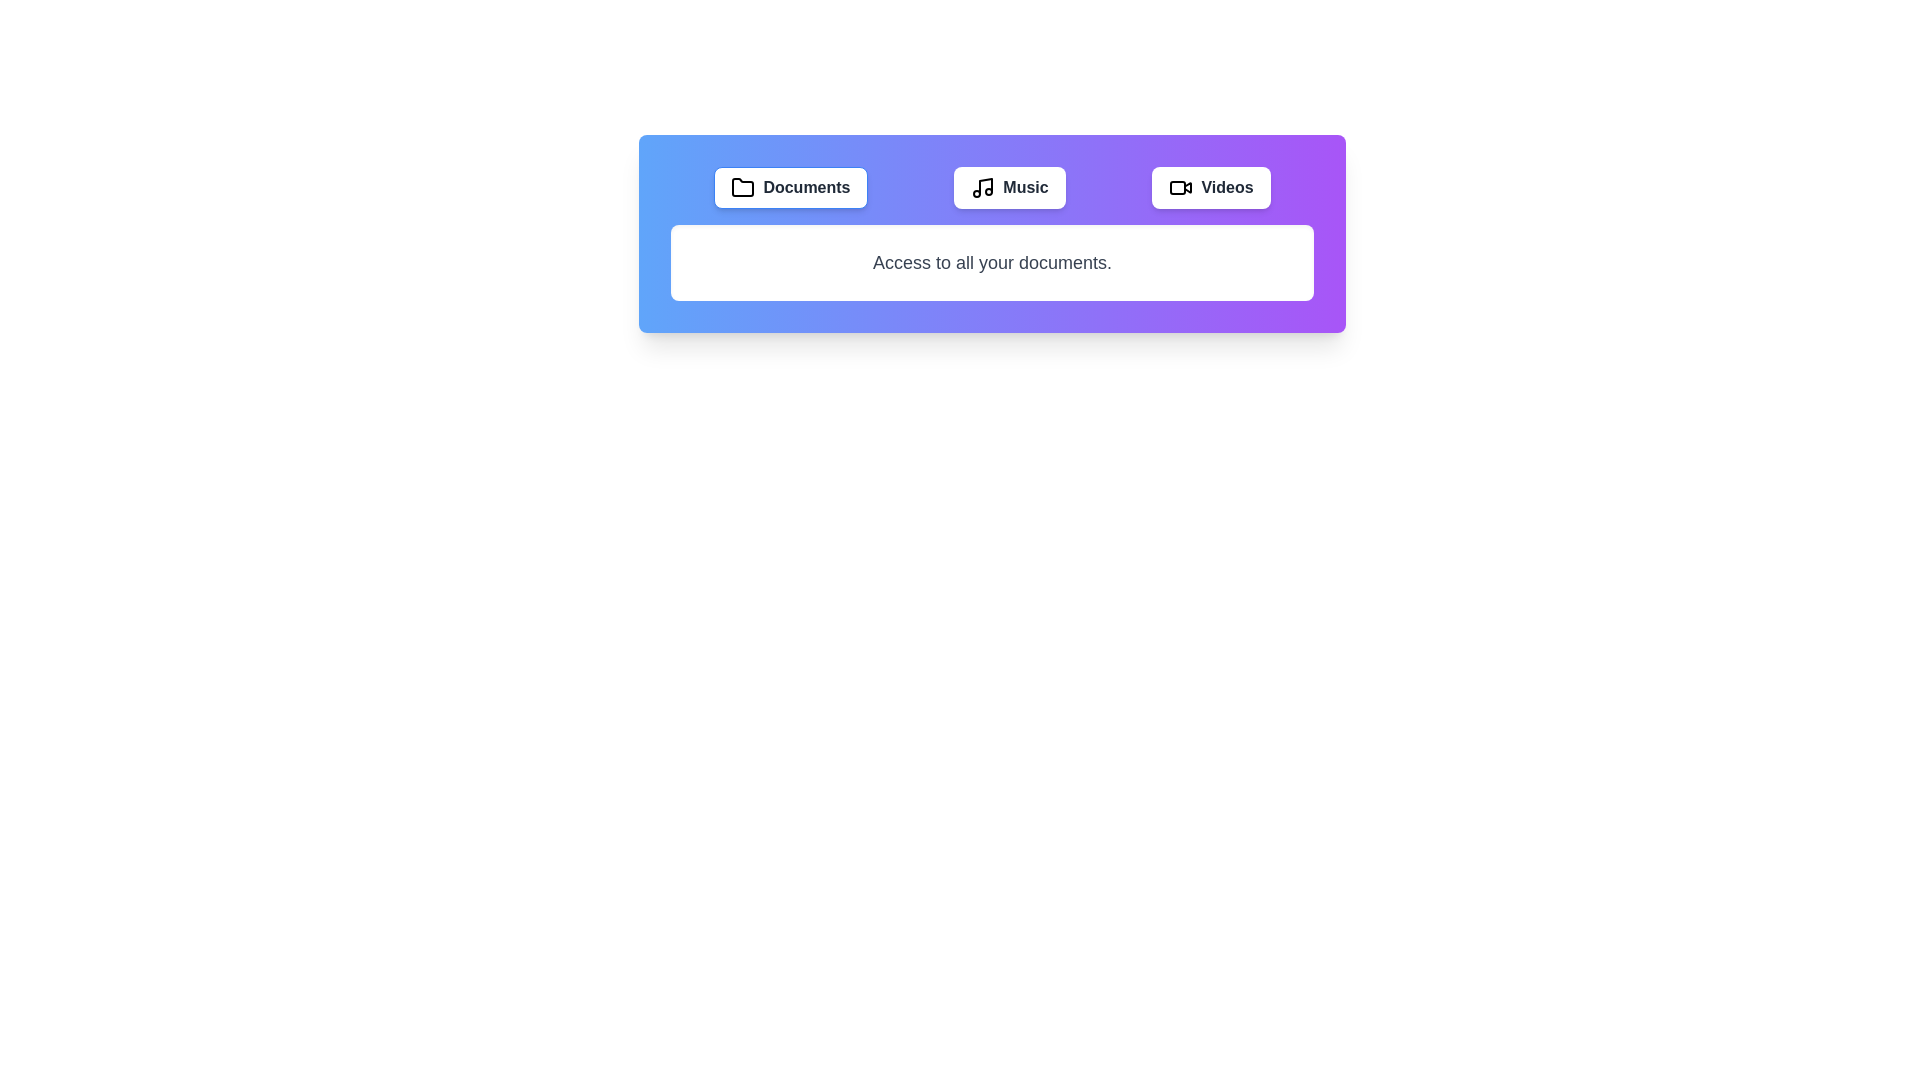 The width and height of the screenshot is (1920, 1080). Describe the element at coordinates (1009, 188) in the screenshot. I see `the tab labeled Music by clicking on its header` at that location.